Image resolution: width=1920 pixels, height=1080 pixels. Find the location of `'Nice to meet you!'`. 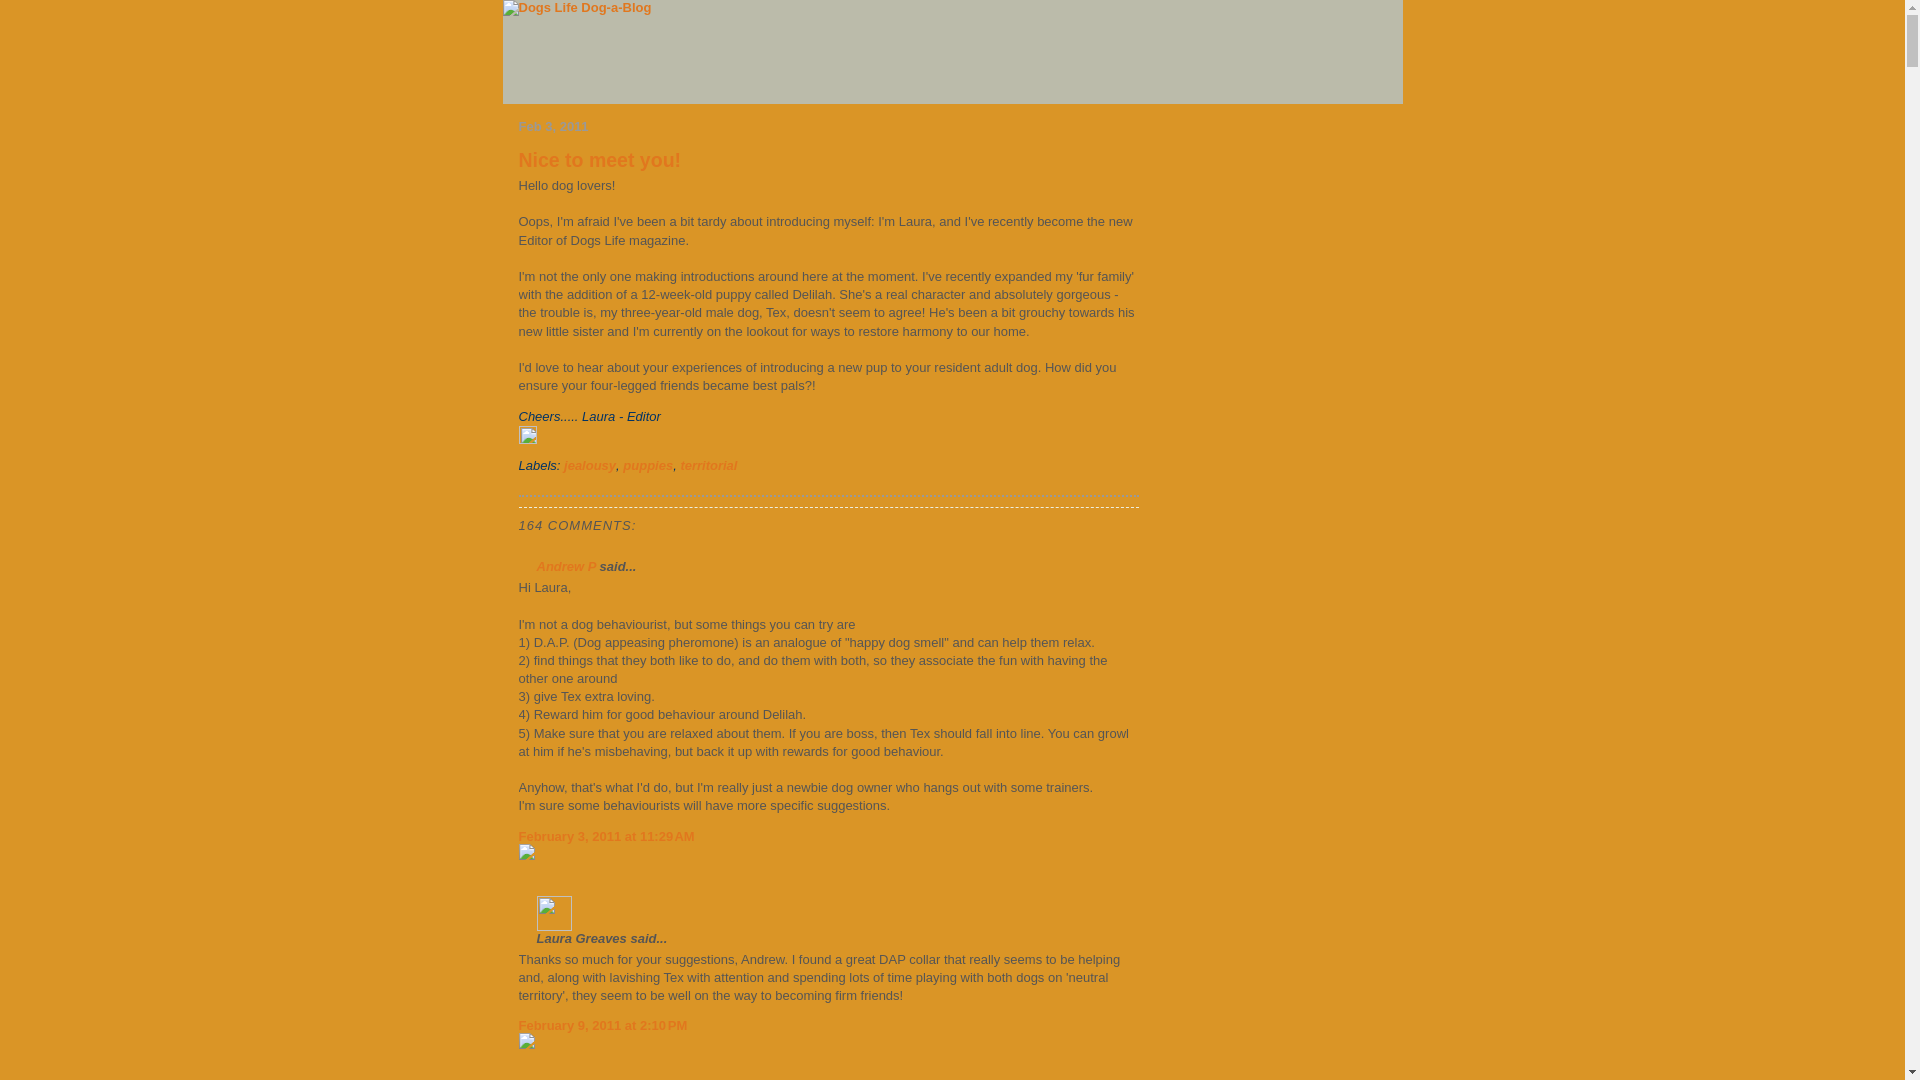

'Nice to meet you!' is located at coordinates (598, 158).